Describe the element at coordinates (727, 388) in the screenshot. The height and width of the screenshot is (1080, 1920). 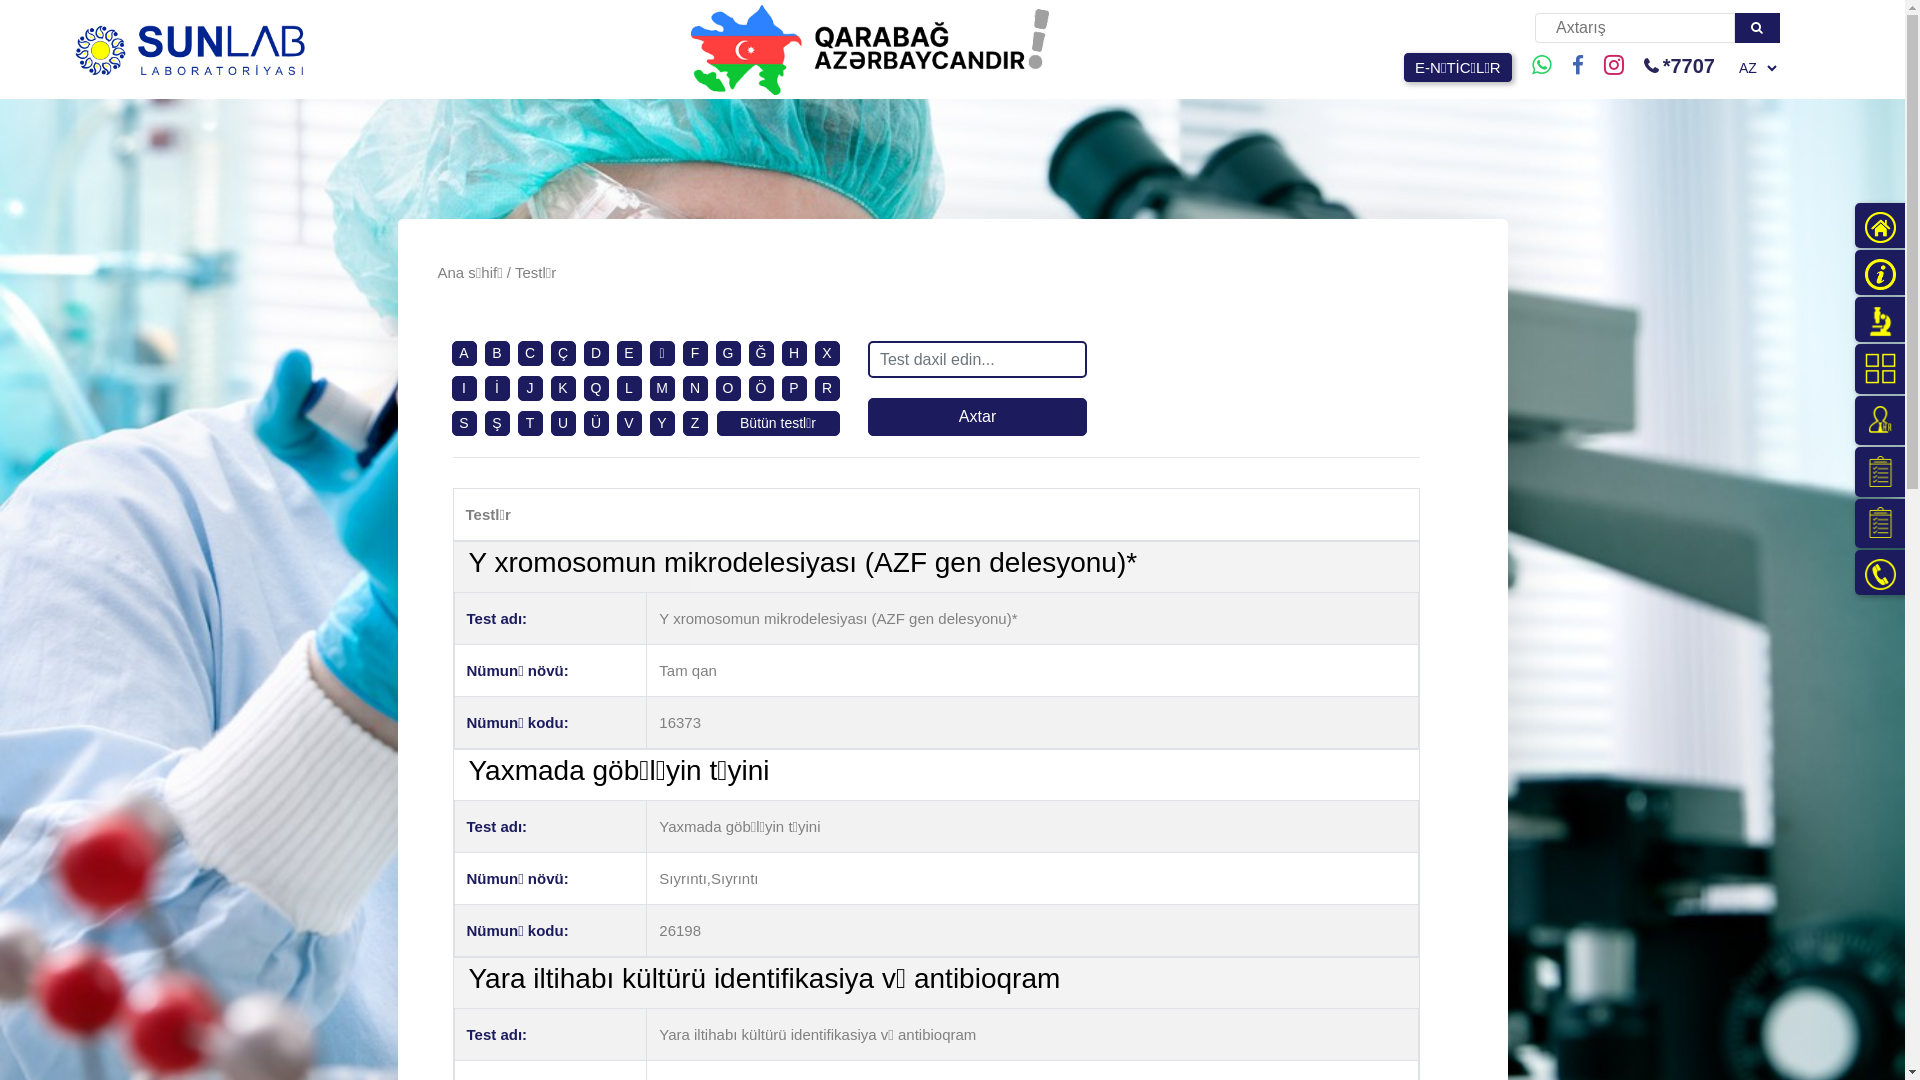
I see `'O'` at that location.